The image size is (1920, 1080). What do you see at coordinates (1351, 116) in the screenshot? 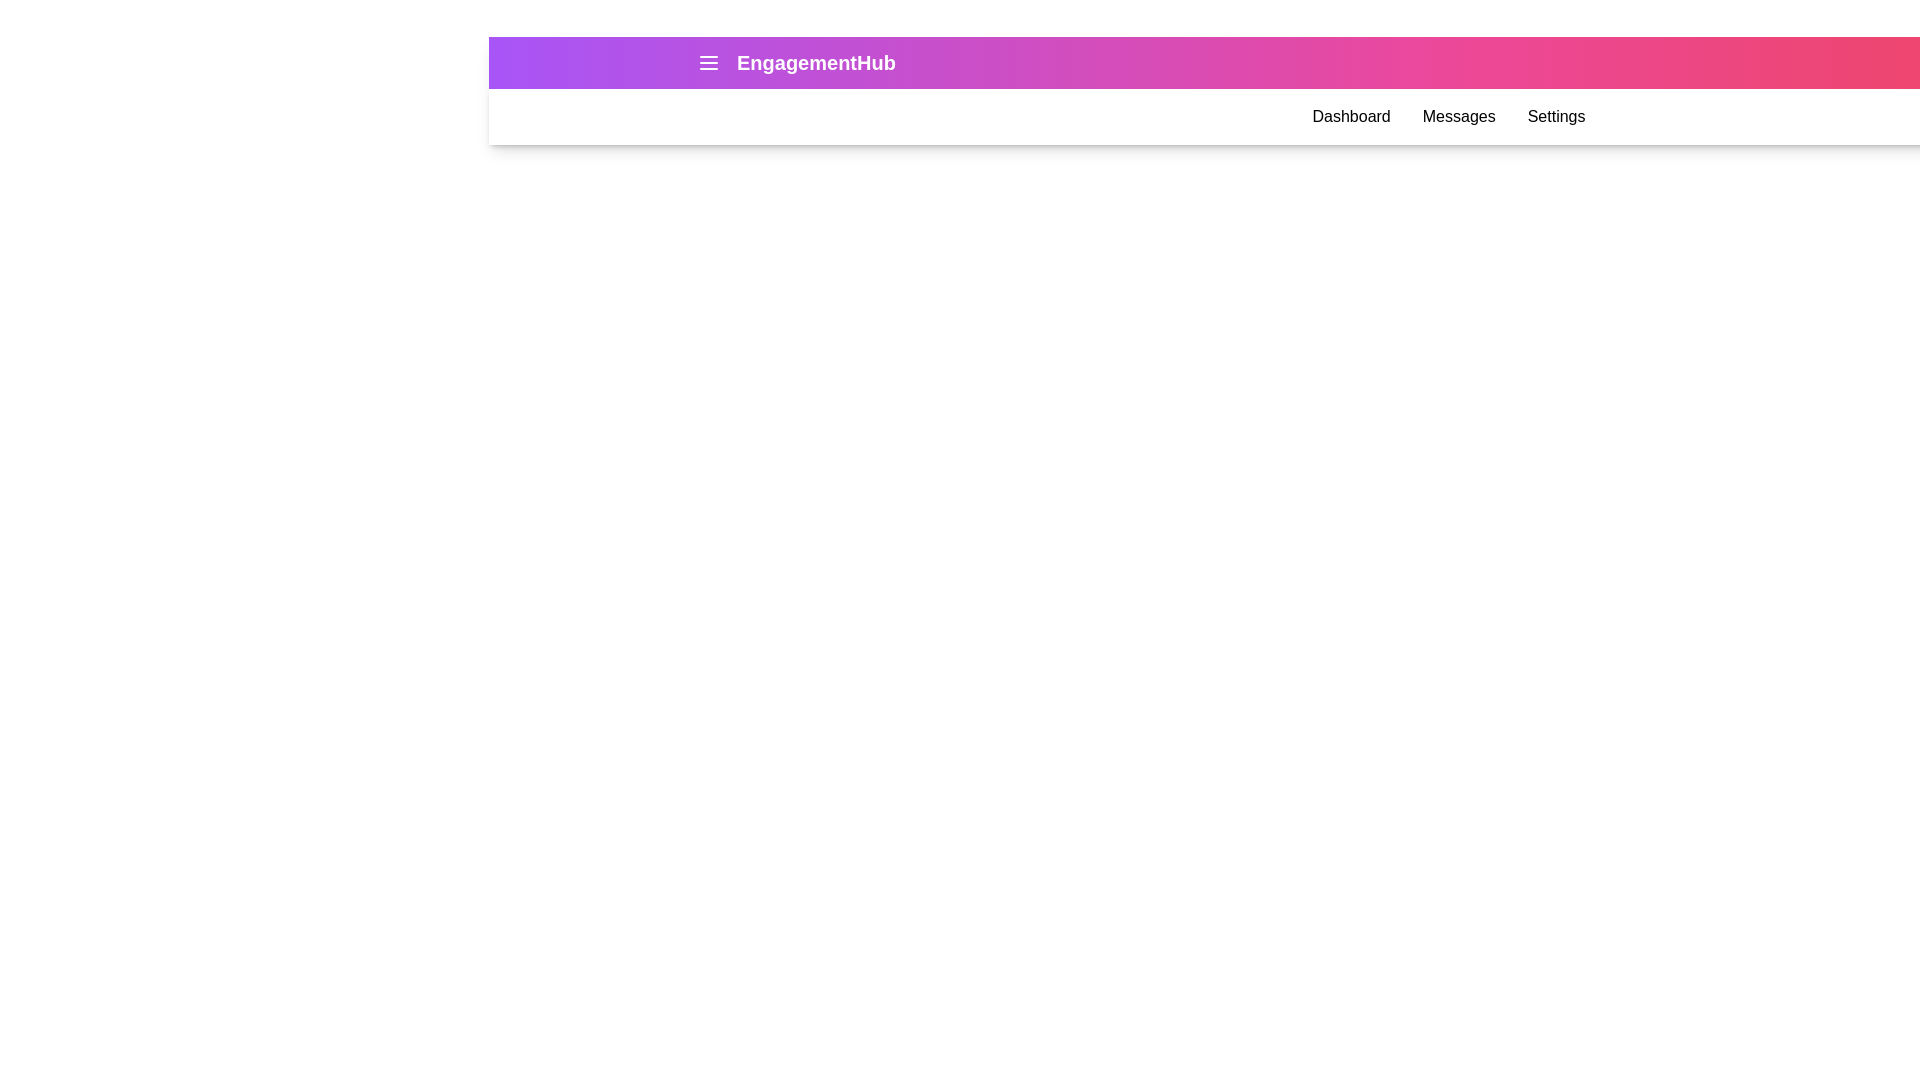
I see `the 'Dashboard' link` at bounding box center [1351, 116].